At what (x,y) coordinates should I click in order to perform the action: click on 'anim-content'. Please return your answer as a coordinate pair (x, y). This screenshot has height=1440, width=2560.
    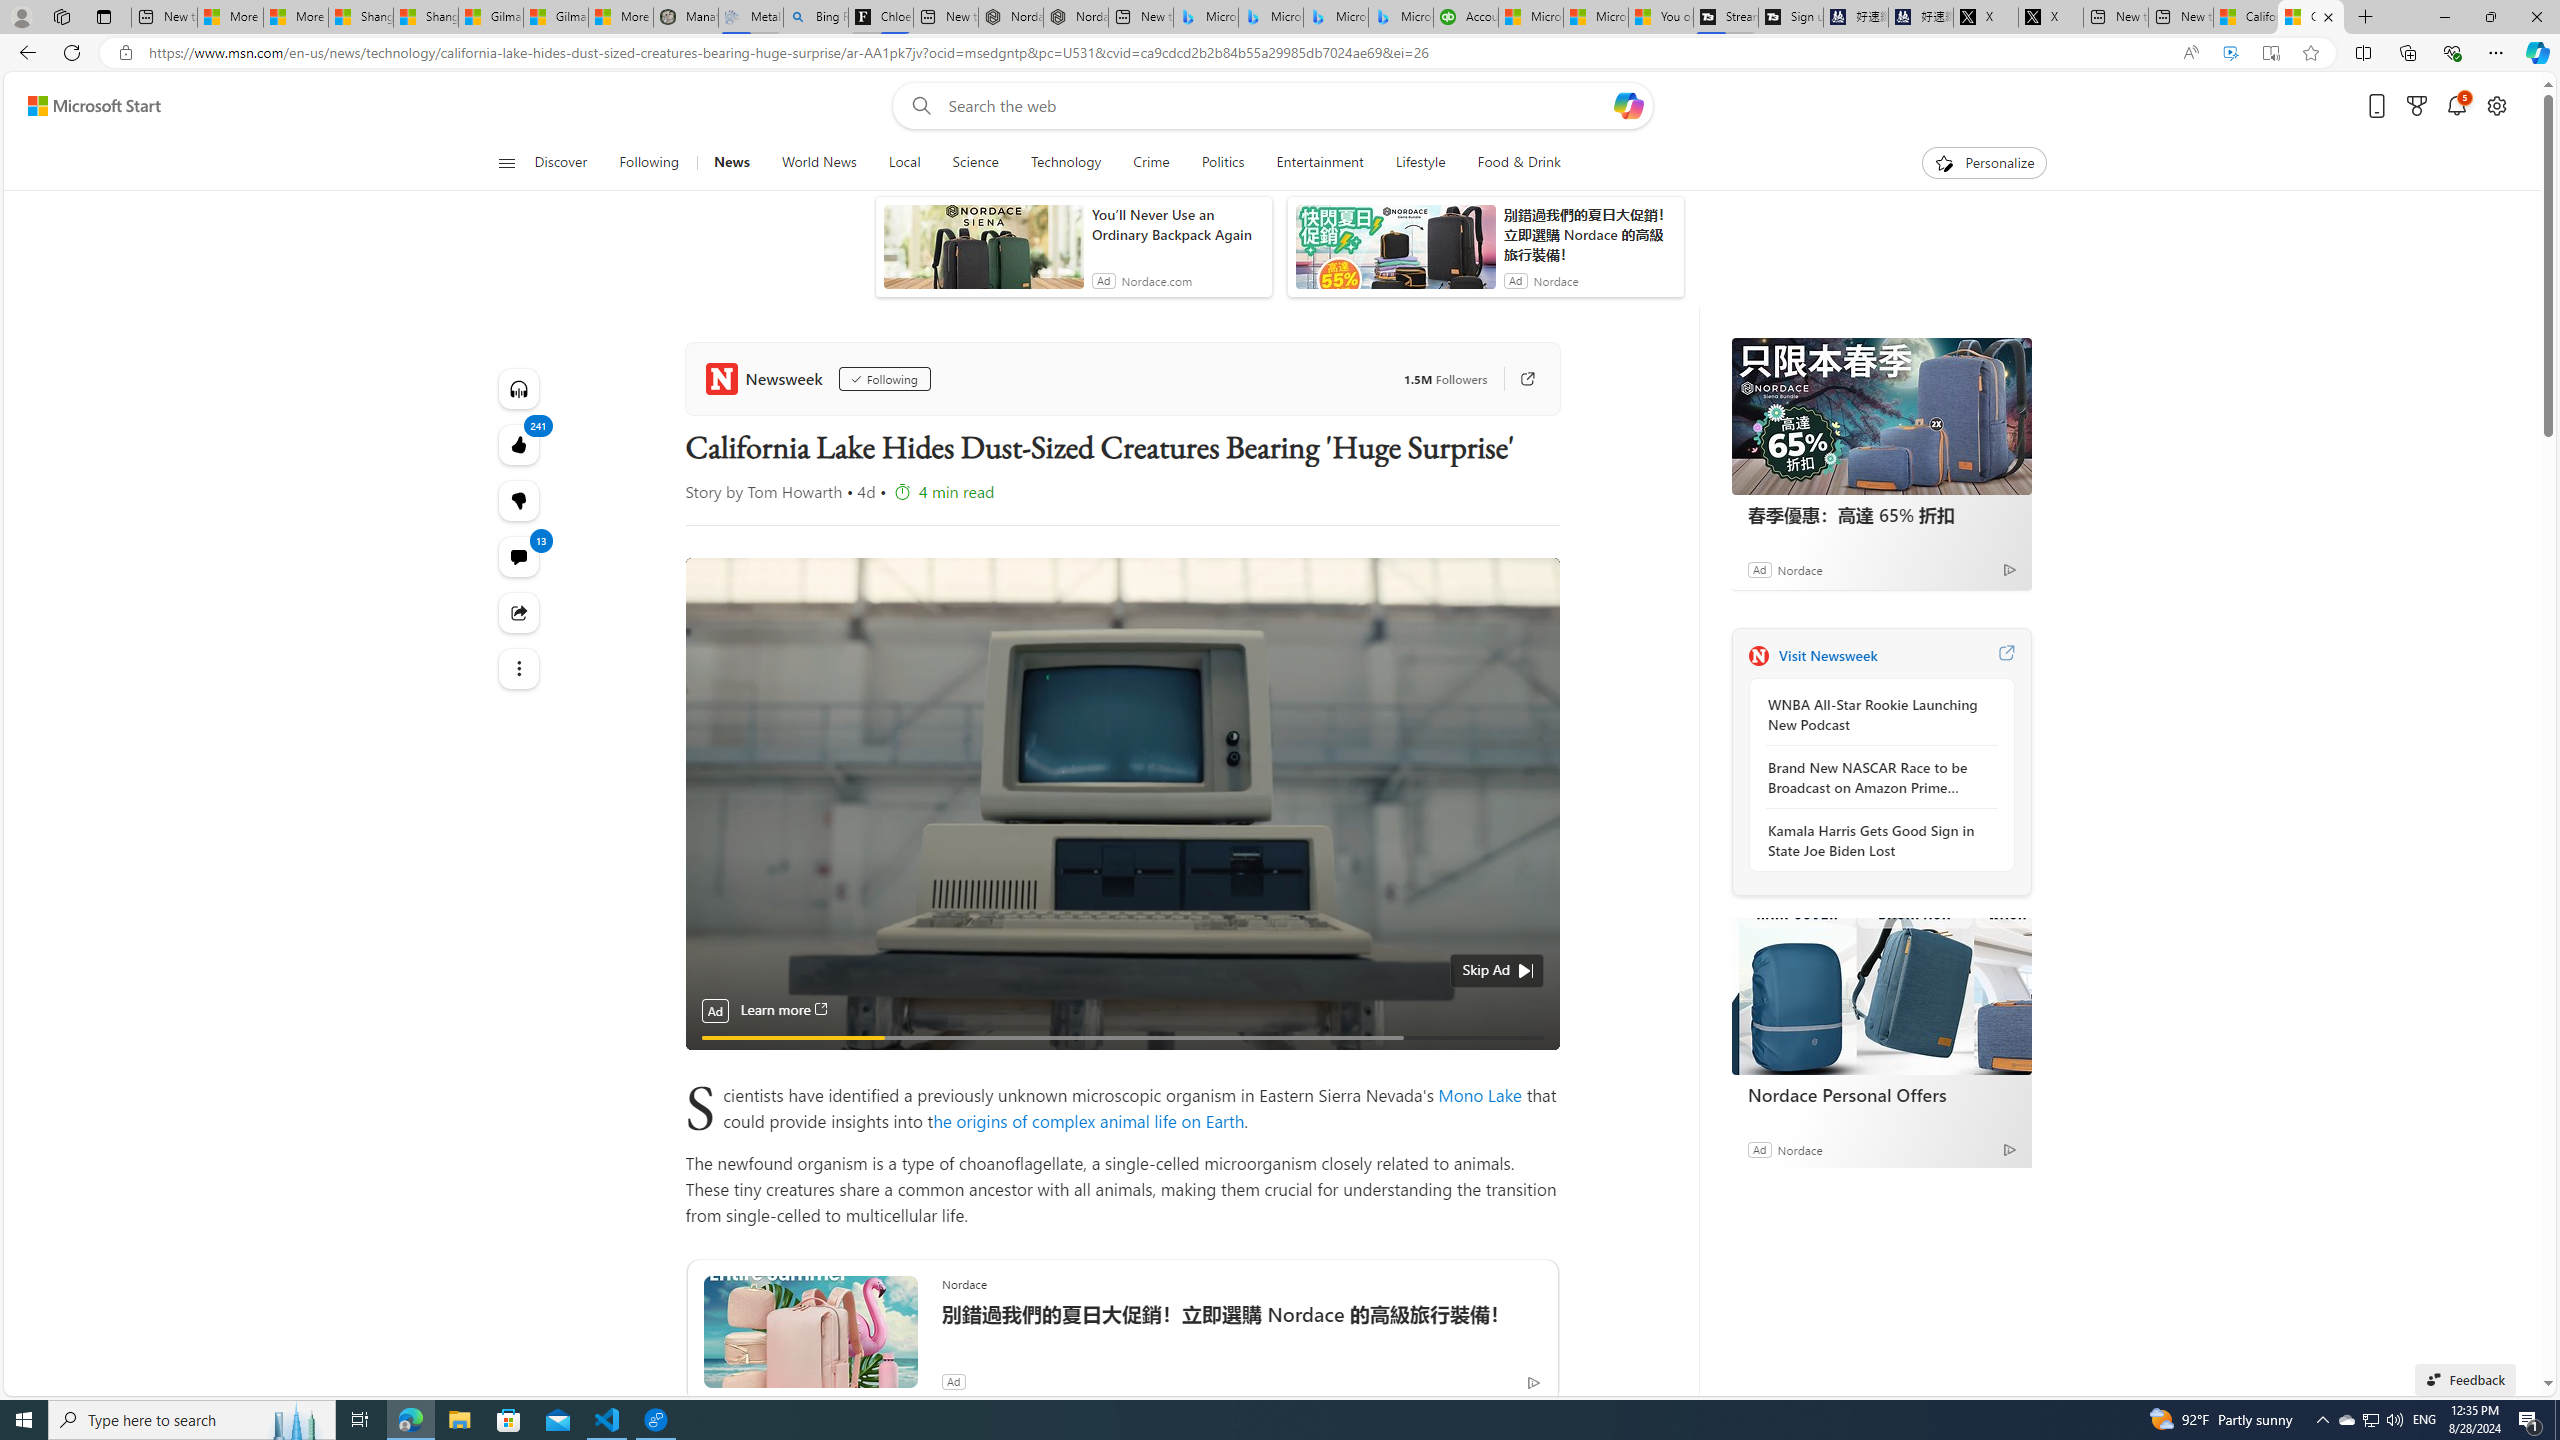
    Looking at the image, I should click on (1394, 253).